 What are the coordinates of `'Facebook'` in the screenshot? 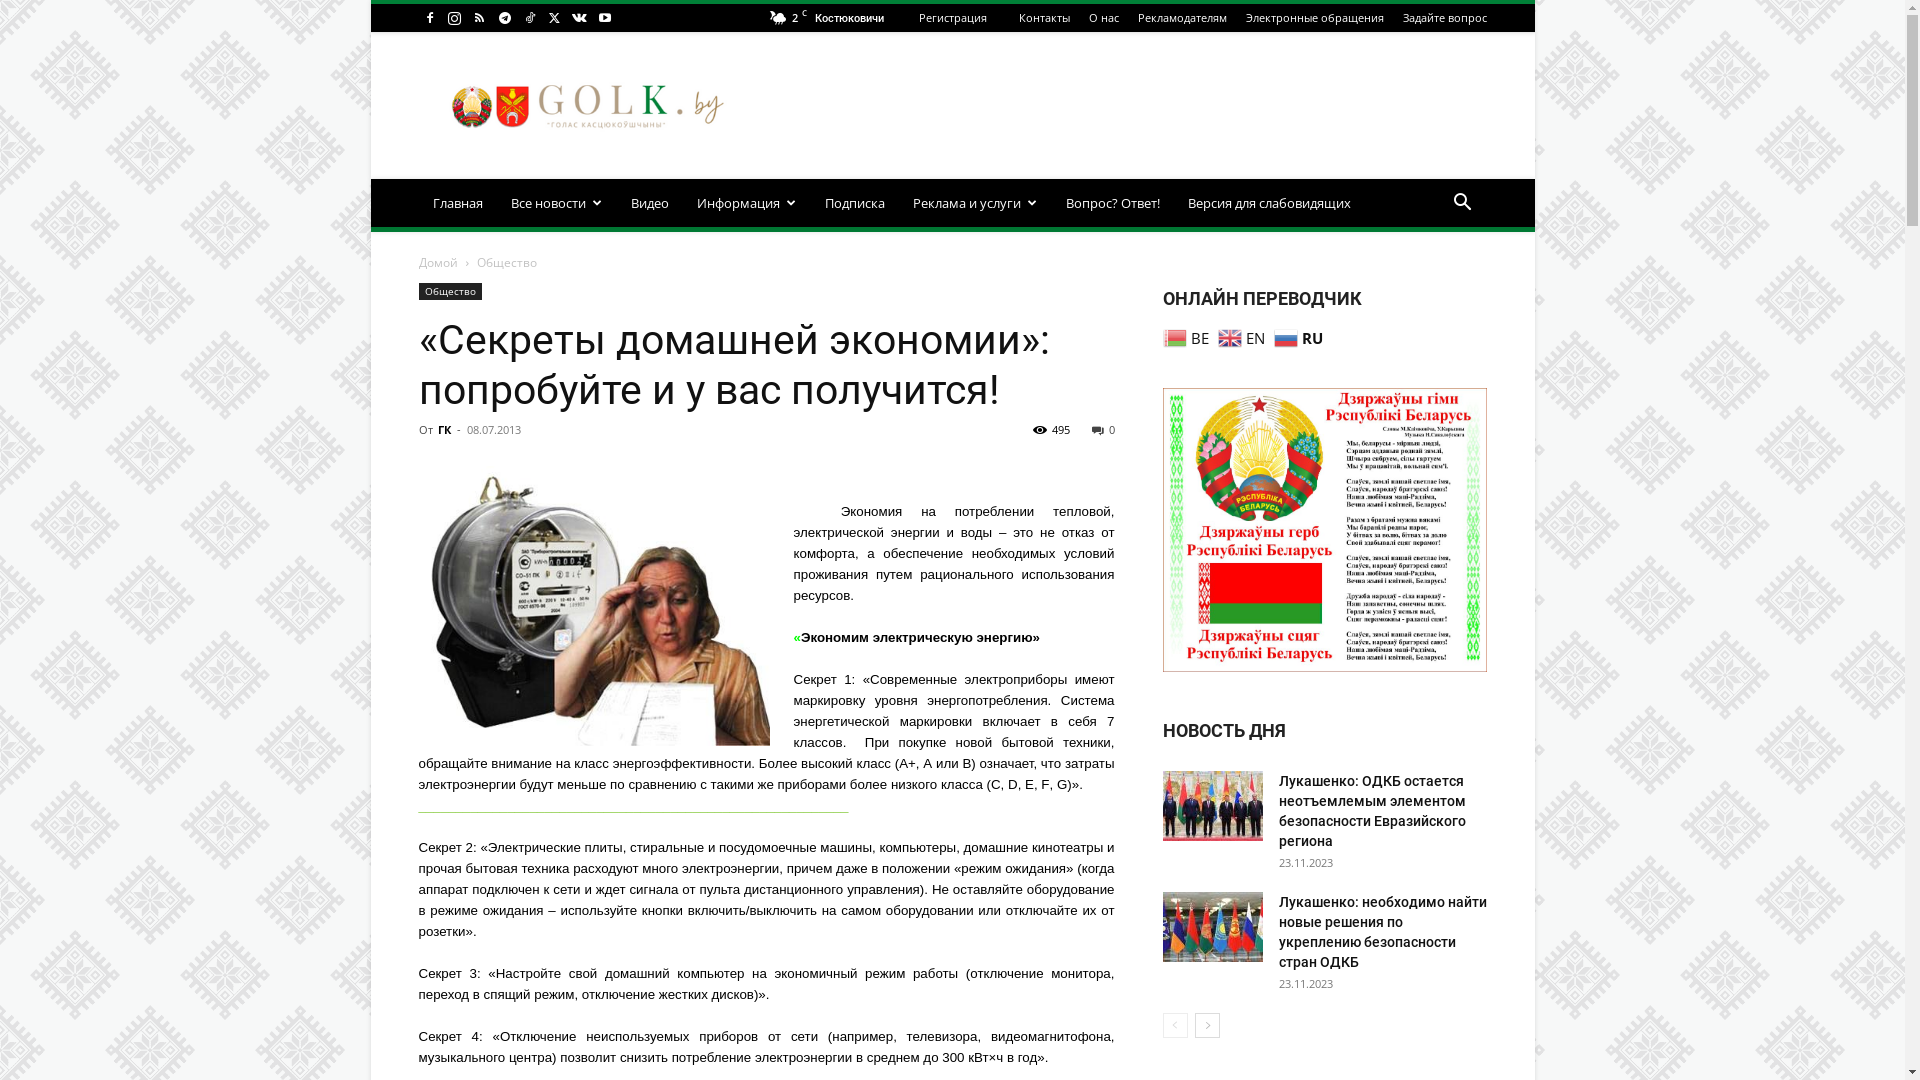 It's located at (427, 17).